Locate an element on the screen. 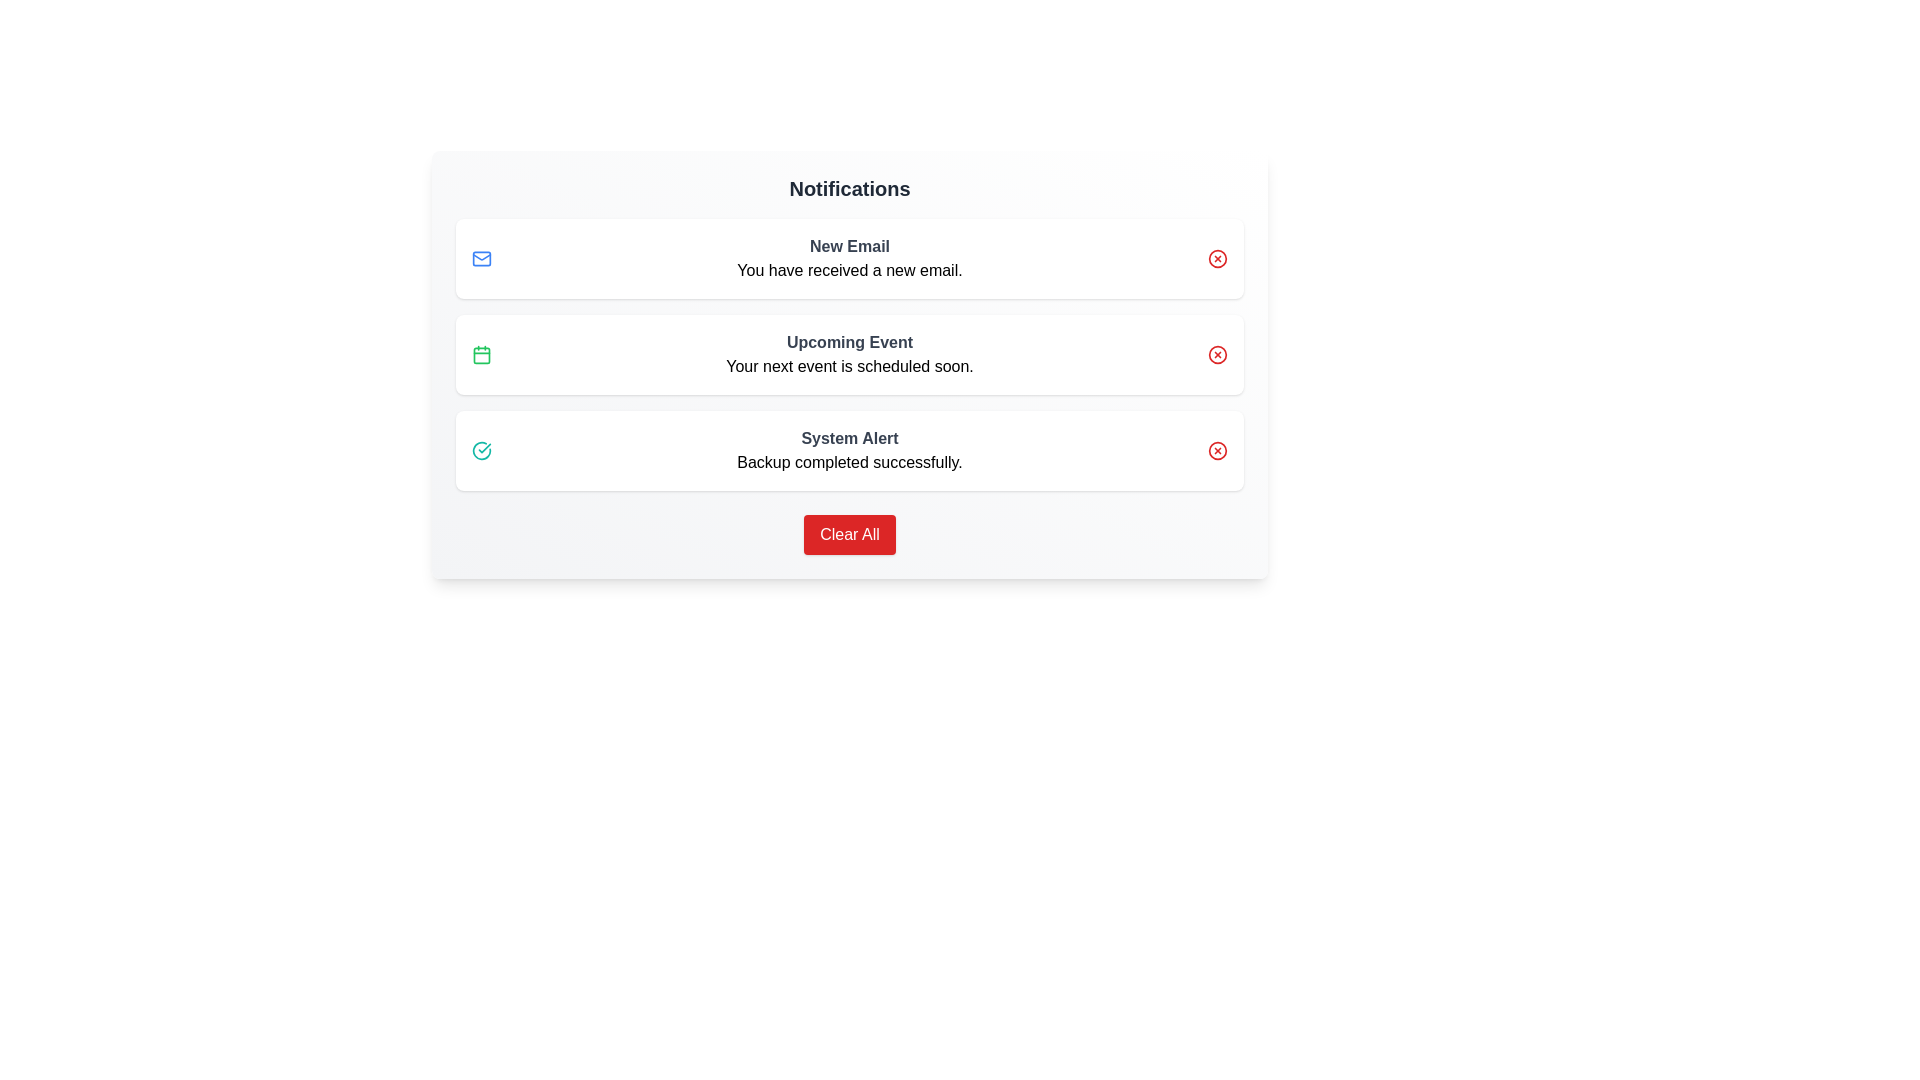  text label providing supplementary information about the upcoming event, located below the 'Upcoming Event' title in the second notification card is located at coordinates (849, 366).